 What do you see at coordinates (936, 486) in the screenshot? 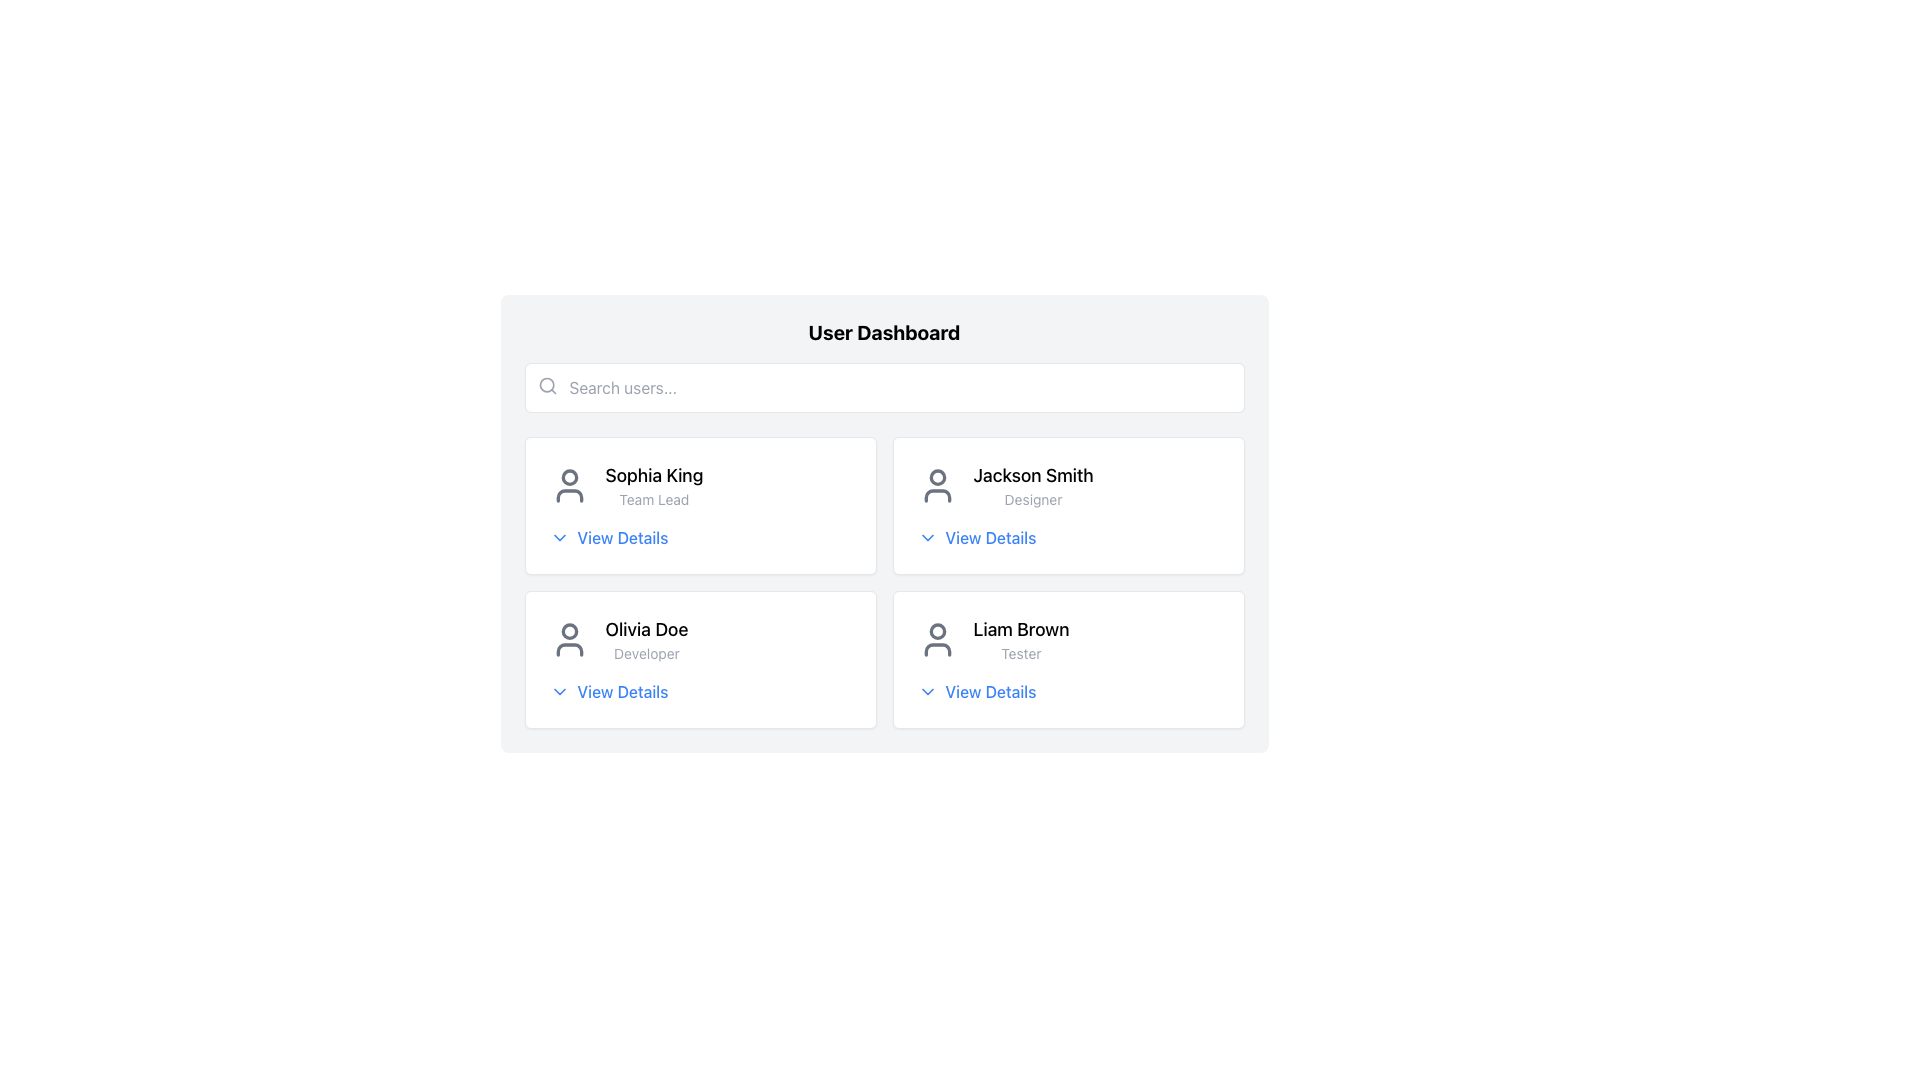
I see `the user avatar icon located in the upper right corner of Jackson Smith's user information card, which features a minimalistic design with a circular head and a semi-circular body line` at bounding box center [936, 486].